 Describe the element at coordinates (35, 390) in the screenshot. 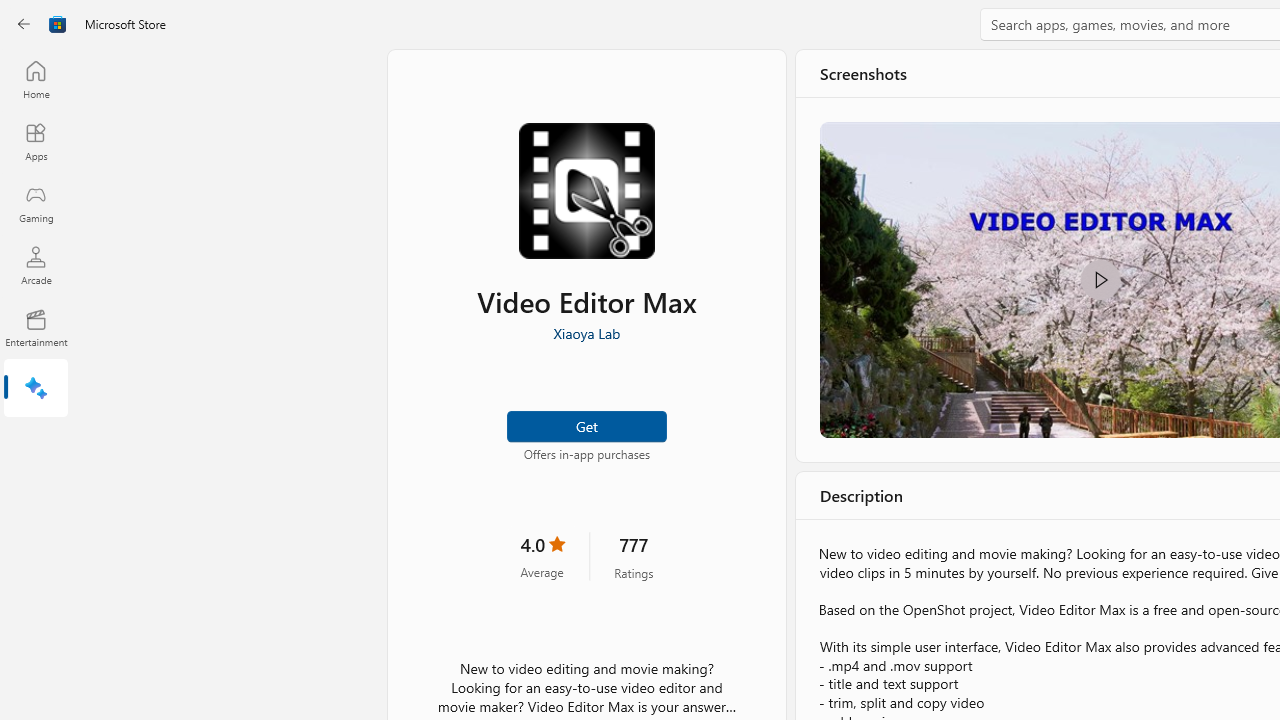

I see `'AI Hub'` at that location.